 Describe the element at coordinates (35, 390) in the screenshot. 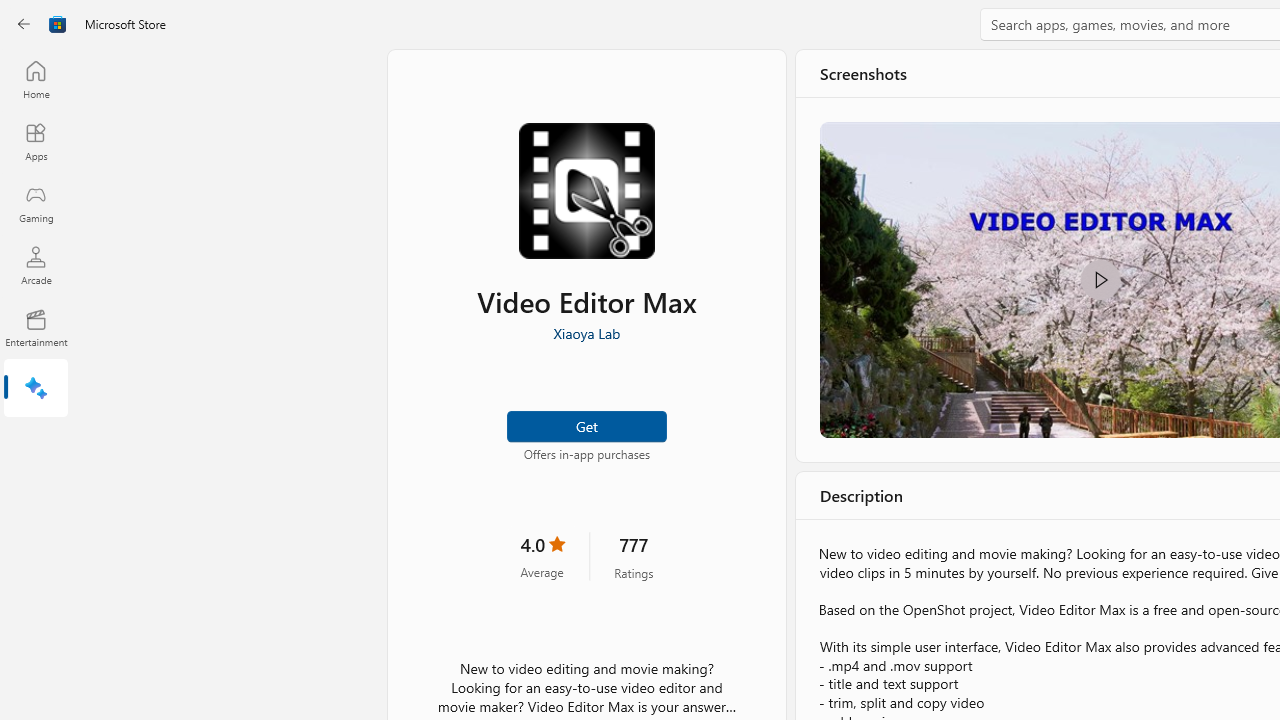

I see `'AI Hub'` at that location.